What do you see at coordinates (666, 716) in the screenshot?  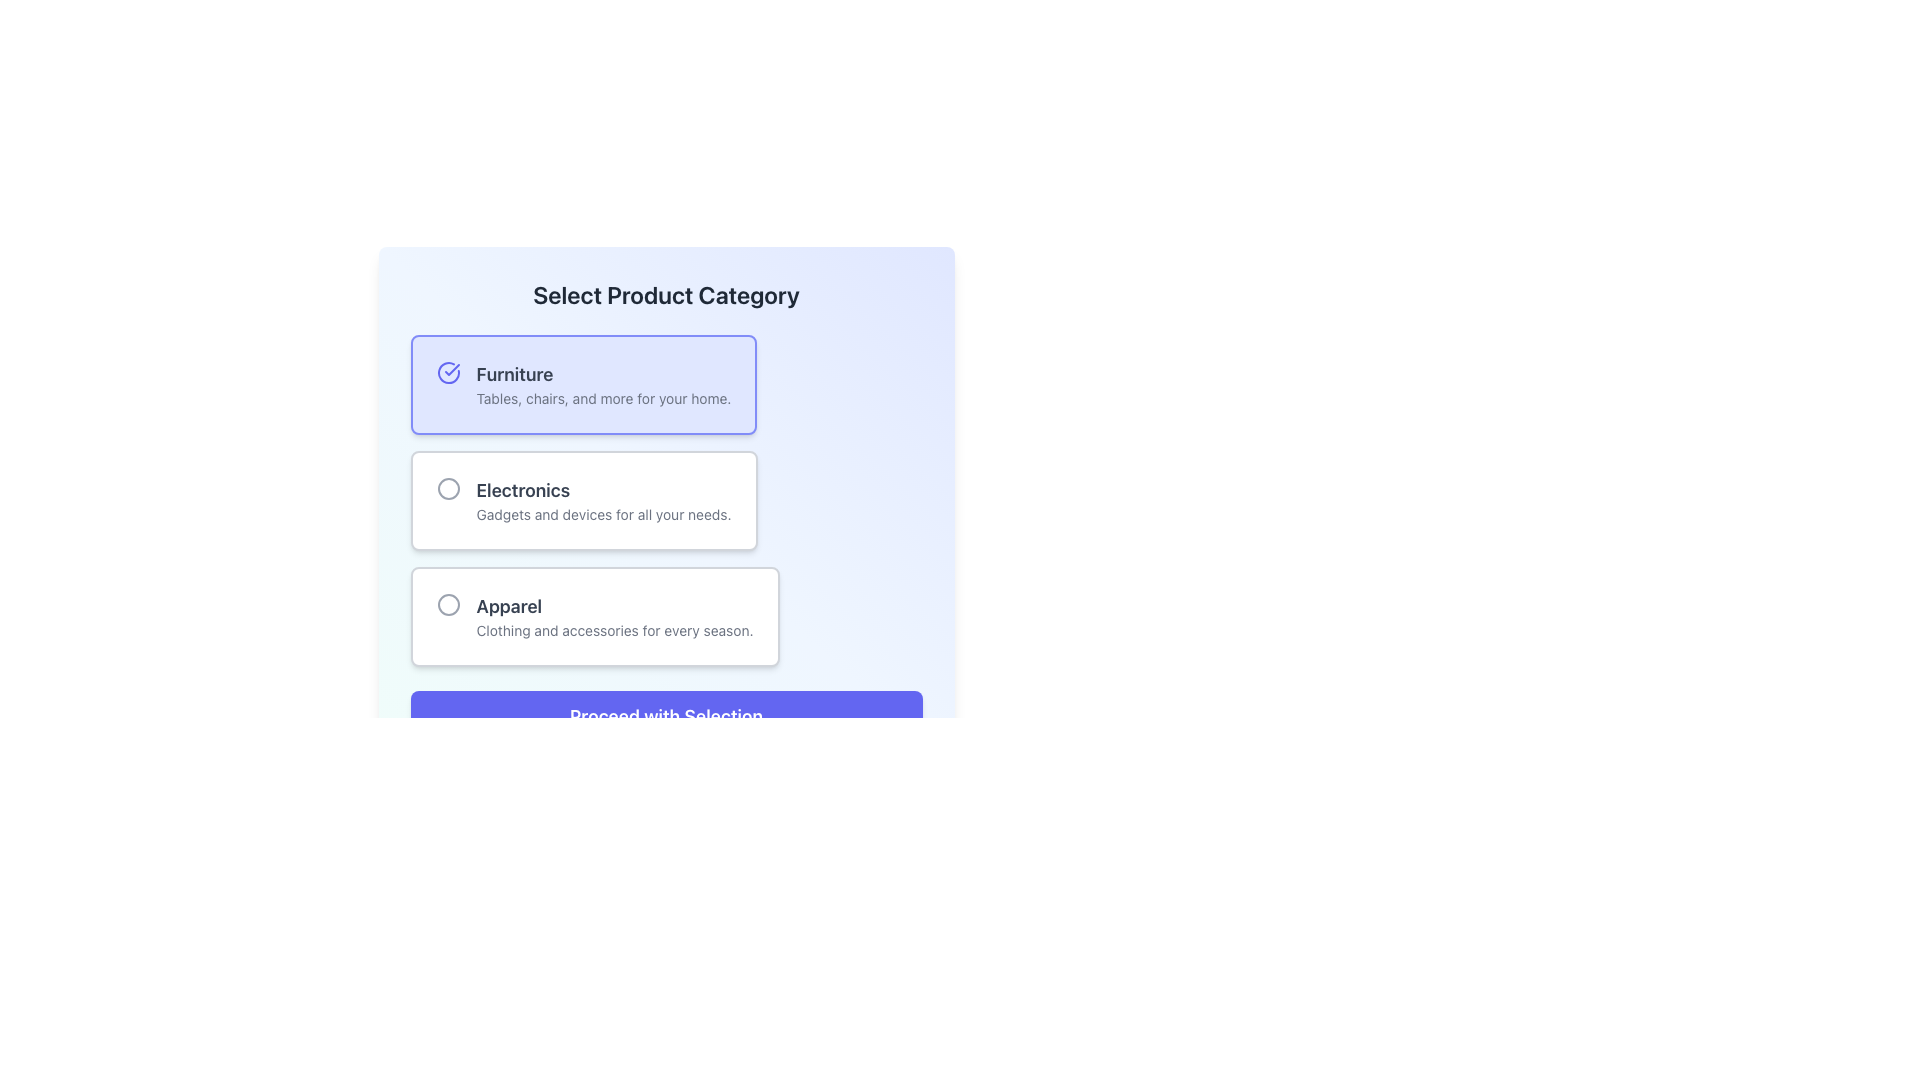 I see `the button labeled 'Proceed with Selection' which has an indigo background and is located at the bottom of the product category options` at bounding box center [666, 716].